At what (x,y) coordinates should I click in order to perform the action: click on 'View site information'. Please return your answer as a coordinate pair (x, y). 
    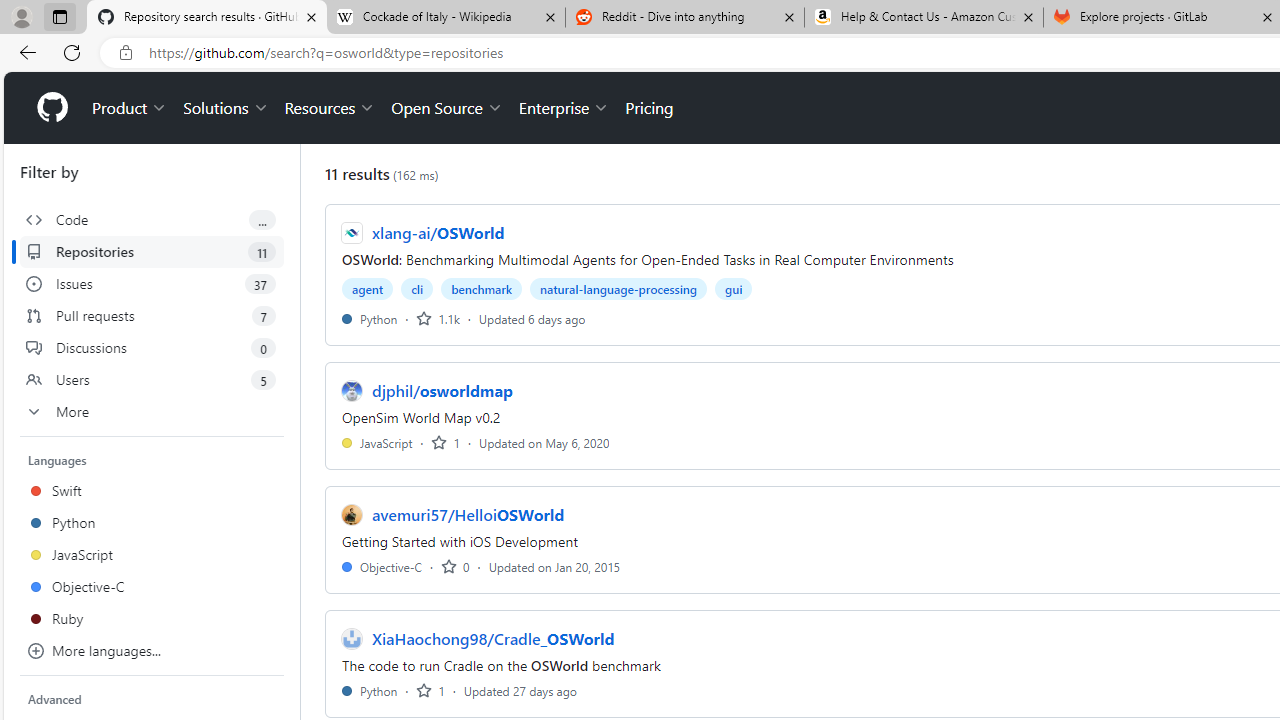
    Looking at the image, I should click on (125, 52).